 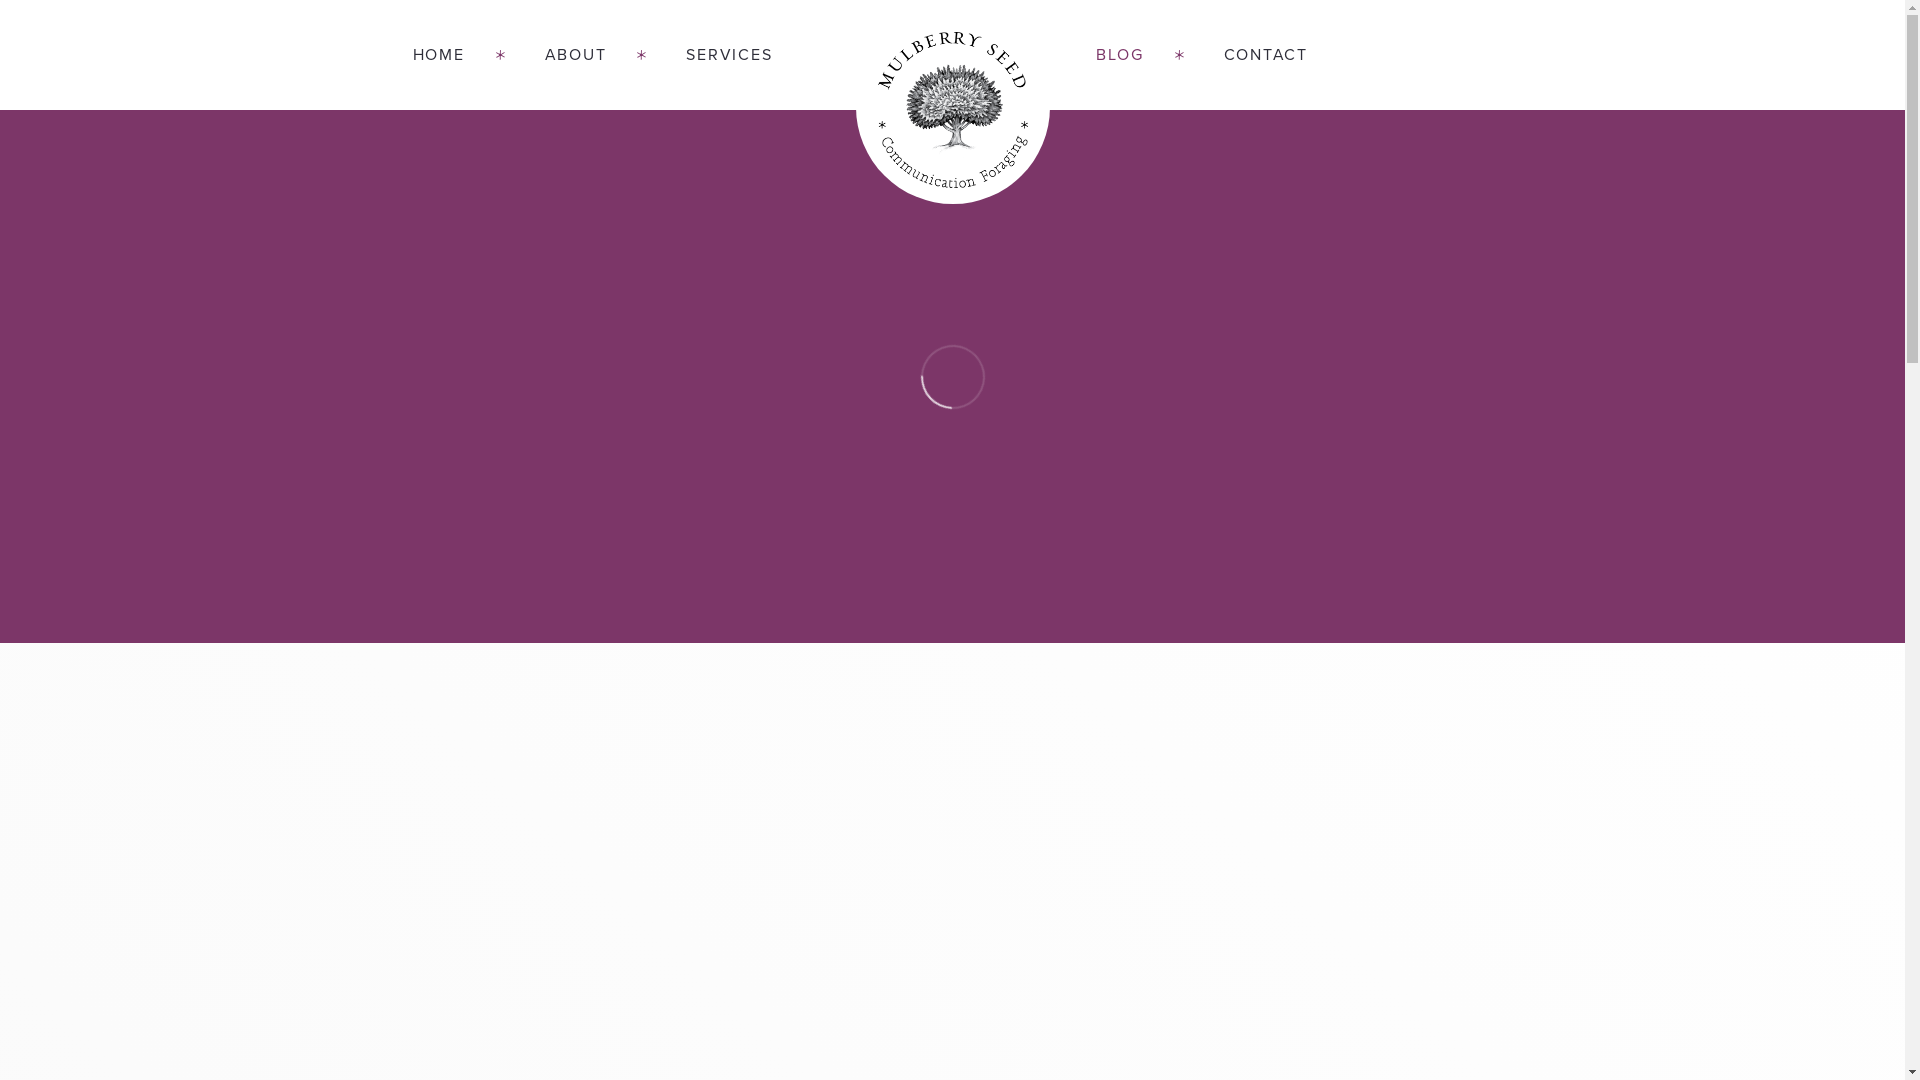 What do you see at coordinates (1055, 53) in the screenshot?
I see `'BLOG'` at bounding box center [1055, 53].